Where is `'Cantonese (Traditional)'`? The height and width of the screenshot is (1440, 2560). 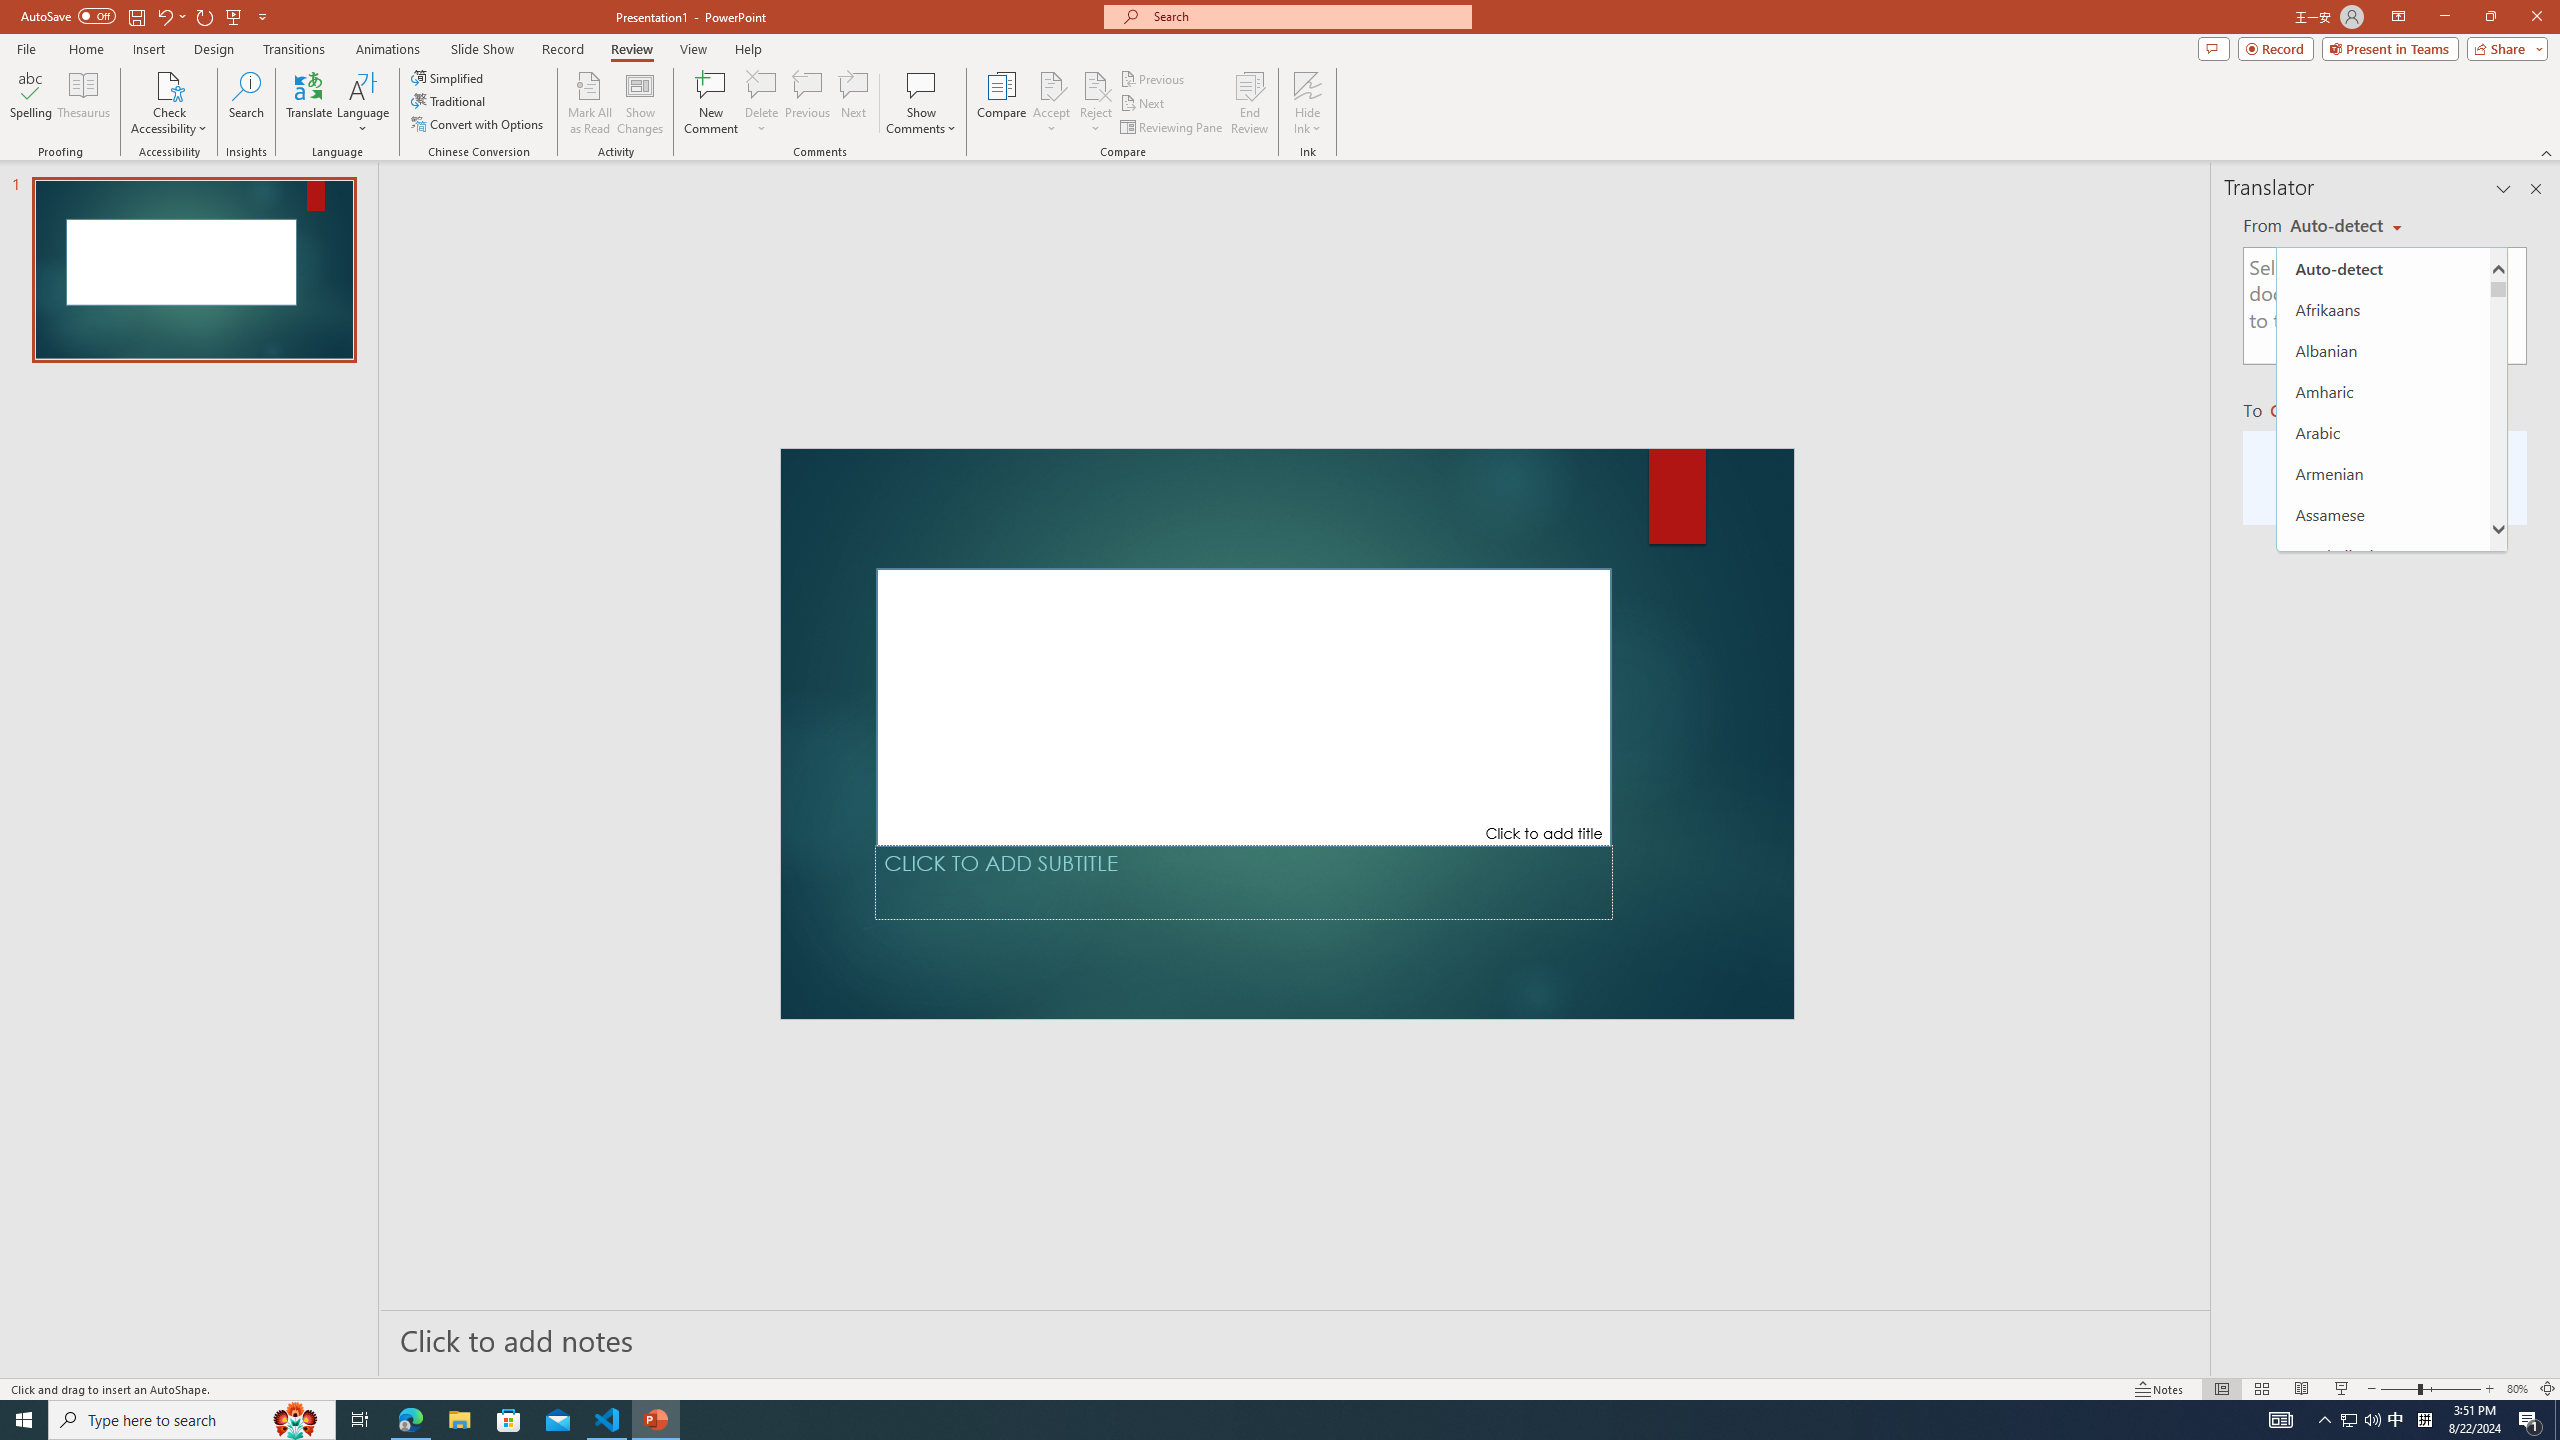
'Cantonese (Traditional)' is located at coordinates (2382, 881).